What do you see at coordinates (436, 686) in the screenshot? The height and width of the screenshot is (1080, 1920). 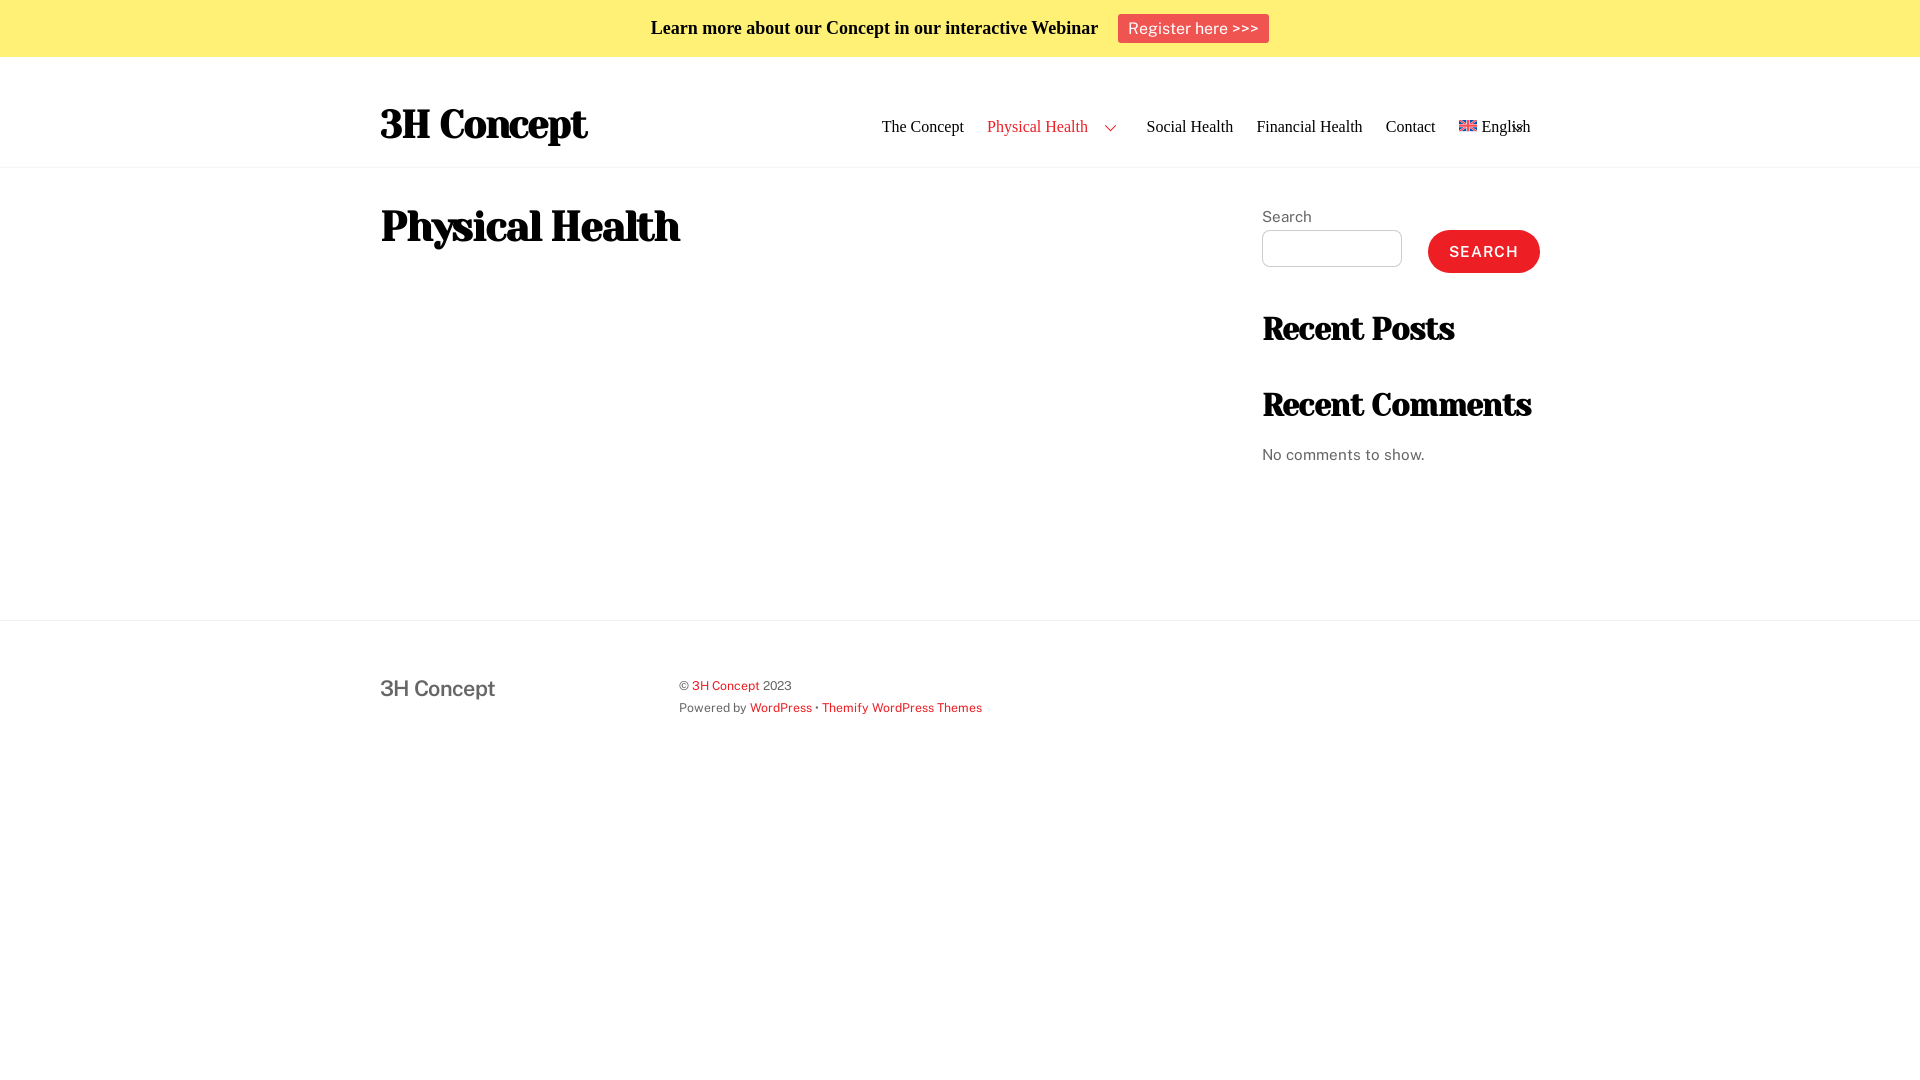 I see `'3H Concept'` at bounding box center [436, 686].